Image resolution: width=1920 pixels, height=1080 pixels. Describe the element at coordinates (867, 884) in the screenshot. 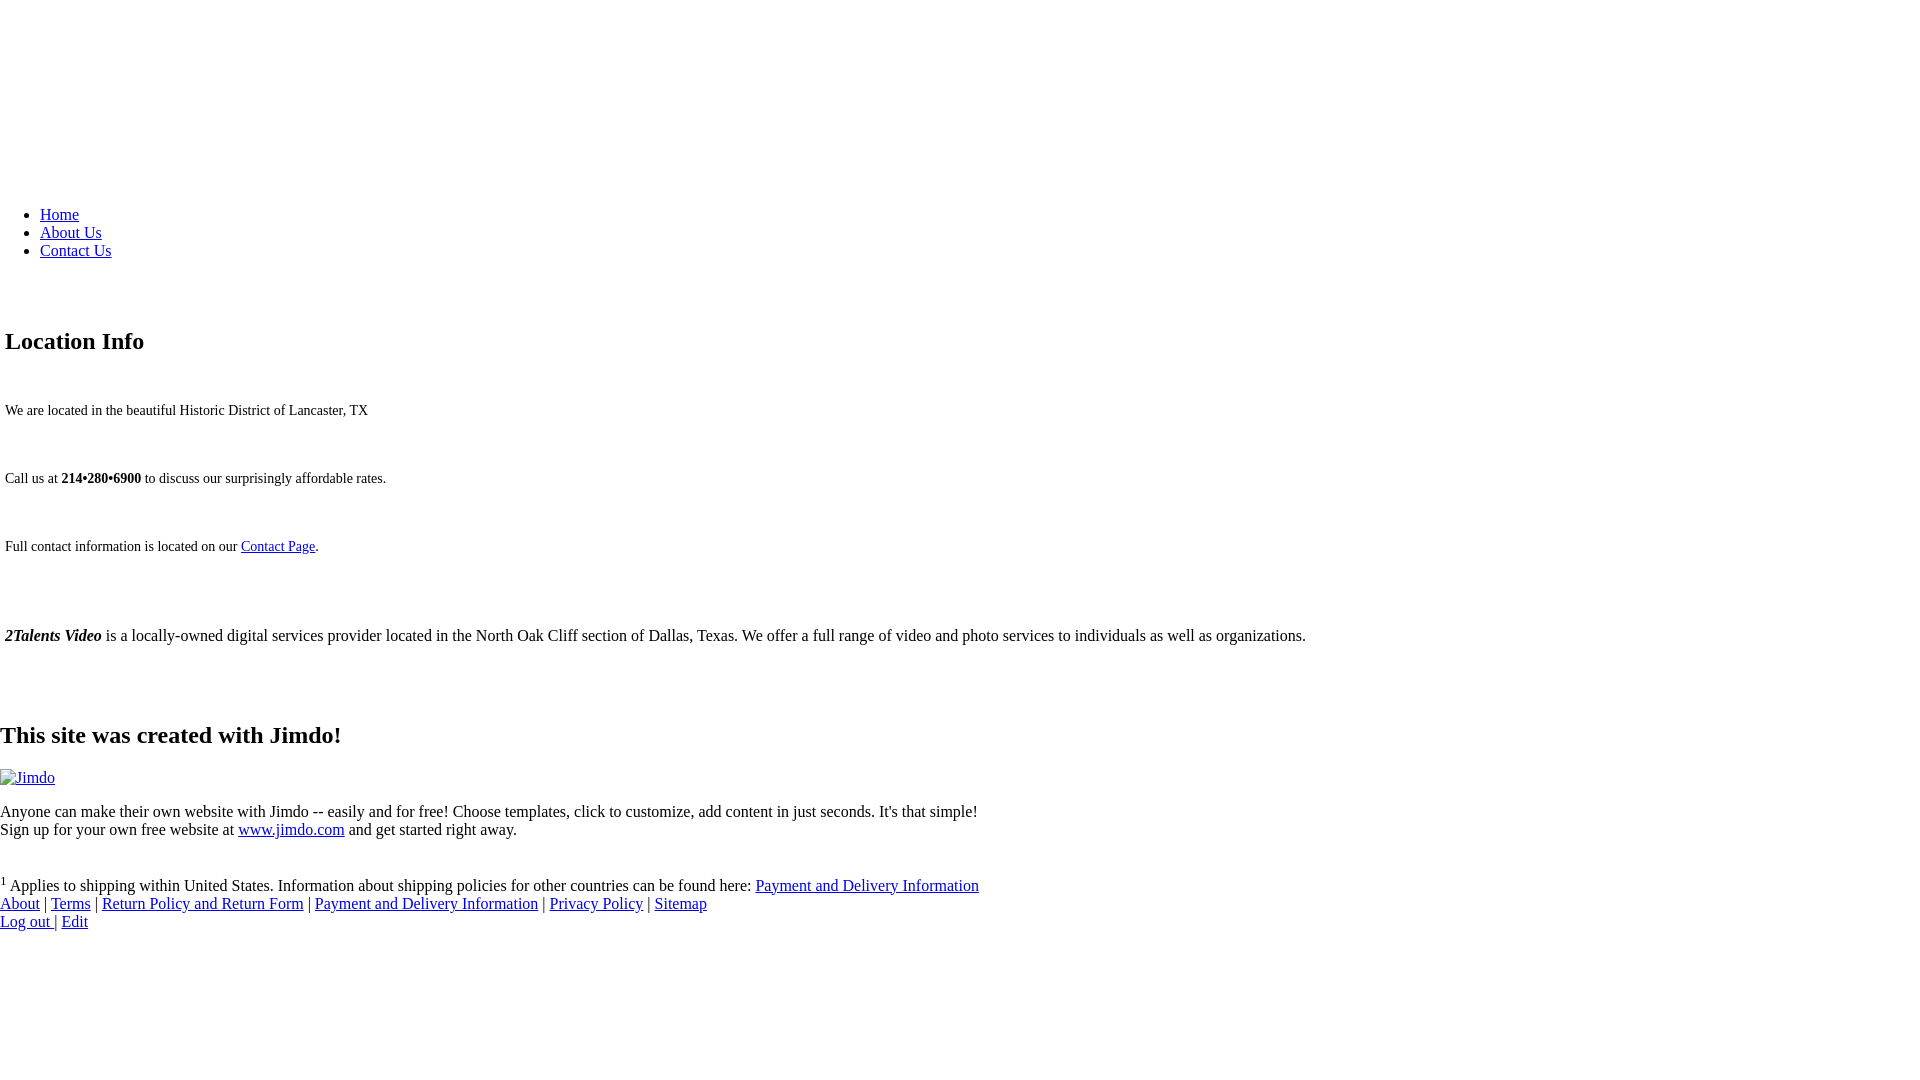

I see `'Payment and Delivery Information'` at that location.